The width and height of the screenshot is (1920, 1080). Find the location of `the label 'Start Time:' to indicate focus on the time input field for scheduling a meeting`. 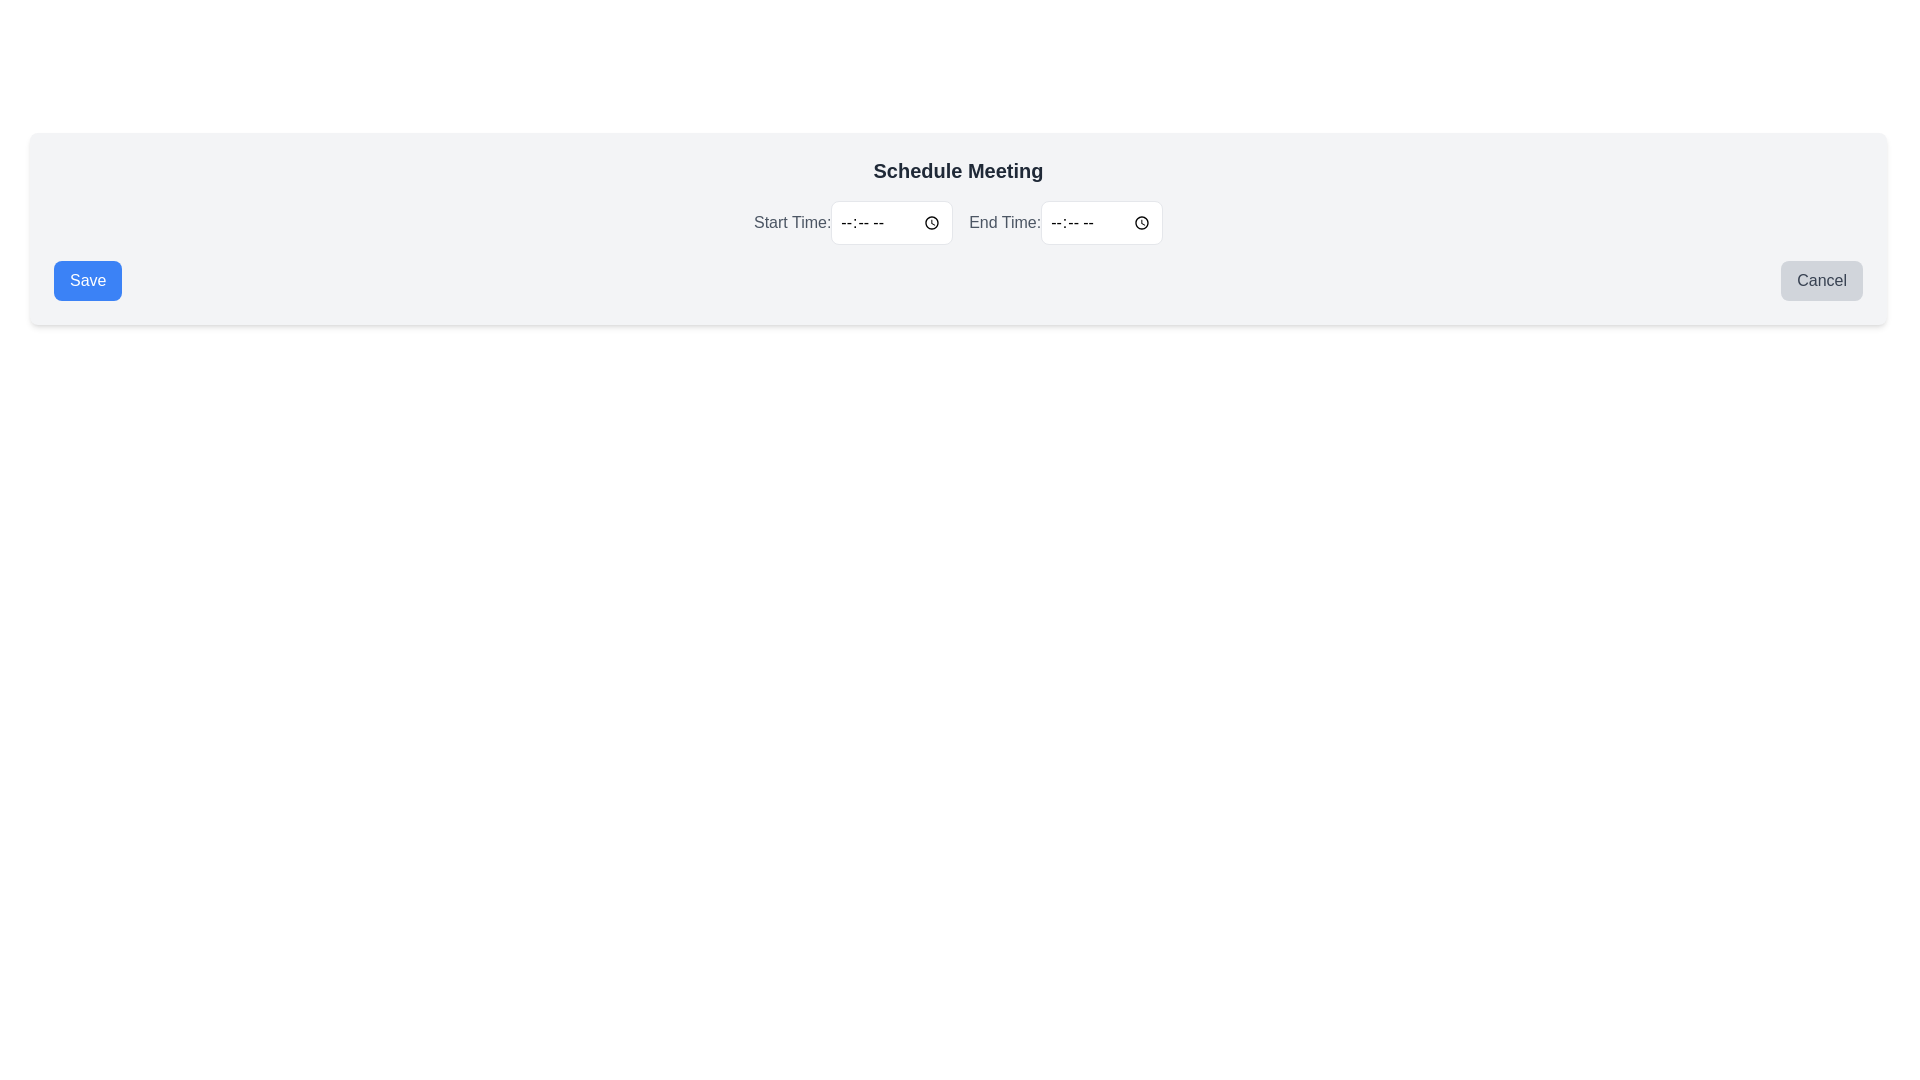

the label 'Start Time:' to indicate focus on the time input field for scheduling a meeting is located at coordinates (853, 223).